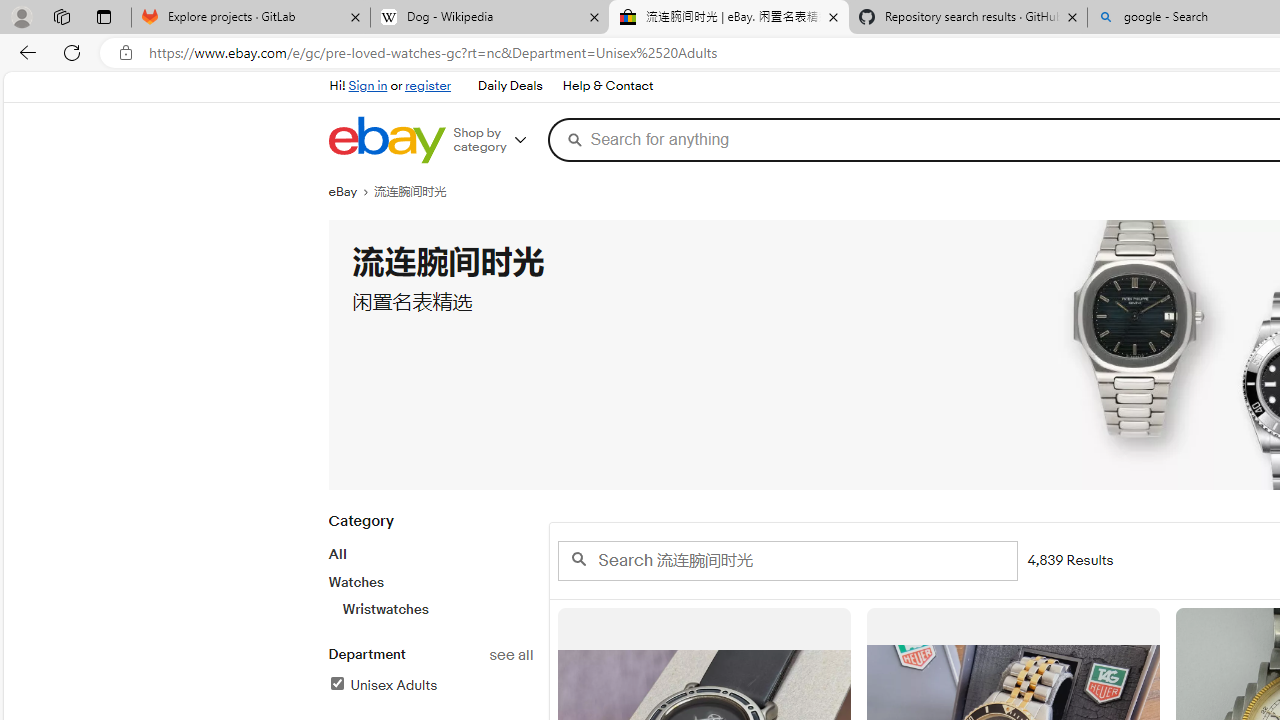 The width and height of the screenshot is (1280, 720). Describe the element at coordinates (497, 139) in the screenshot. I see `'Shop by category'` at that location.